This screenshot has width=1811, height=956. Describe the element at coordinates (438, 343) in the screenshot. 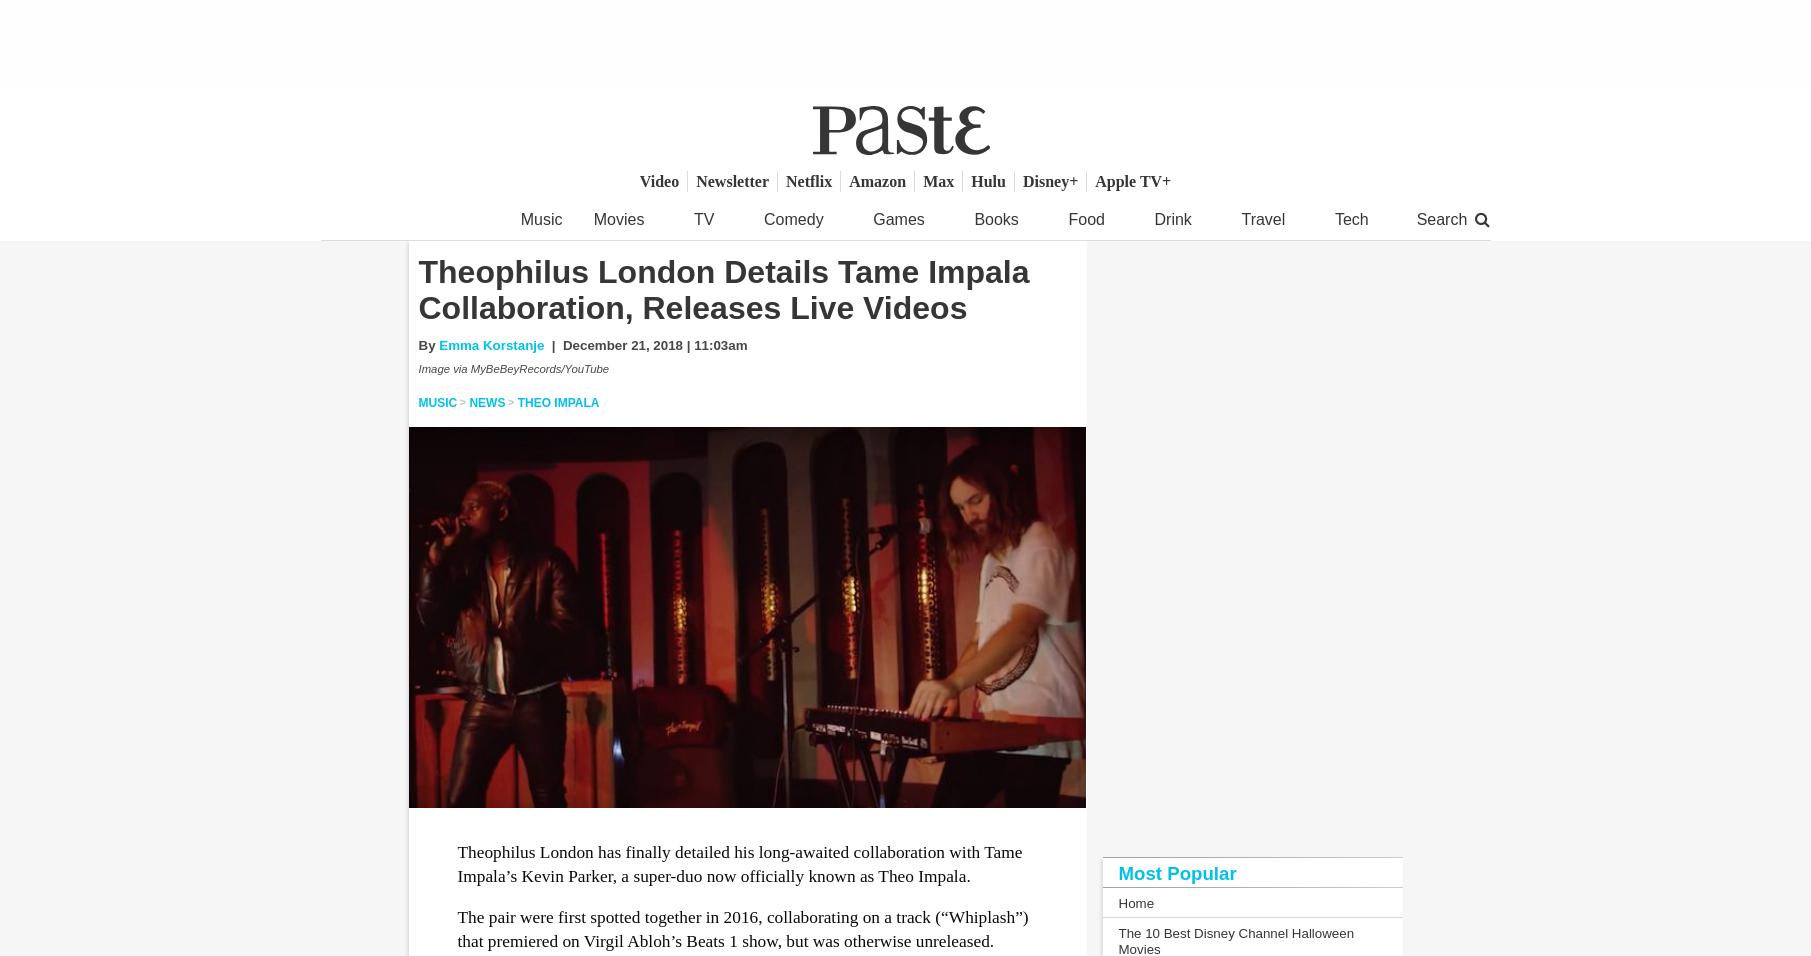

I see `'Emma Korstanje'` at that location.